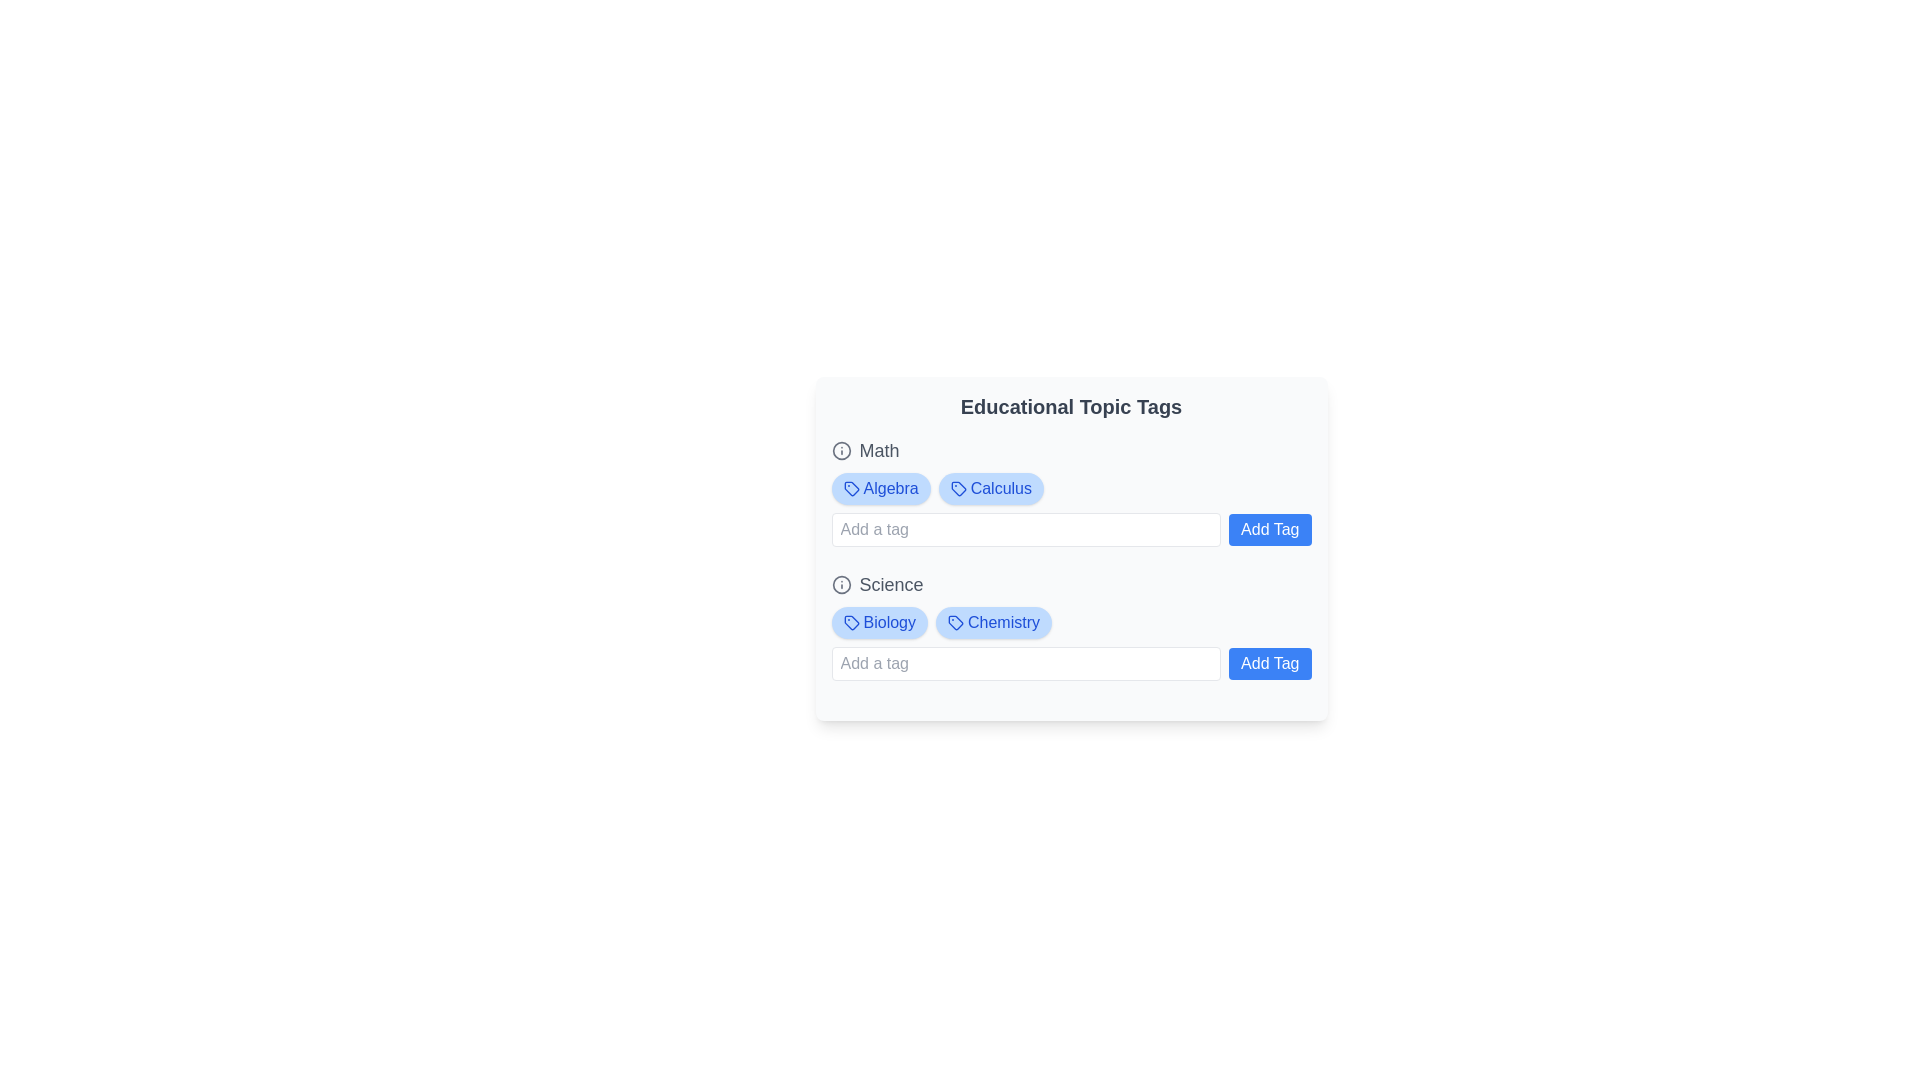 Image resolution: width=1920 pixels, height=1080 pixels. I want to click on the 'Calculus' label located in the 'Math' section under 'Educational Topic Tags', which is the second tag in this group and positioned to the right of the 'Algebra' tag, so click(991, 489).